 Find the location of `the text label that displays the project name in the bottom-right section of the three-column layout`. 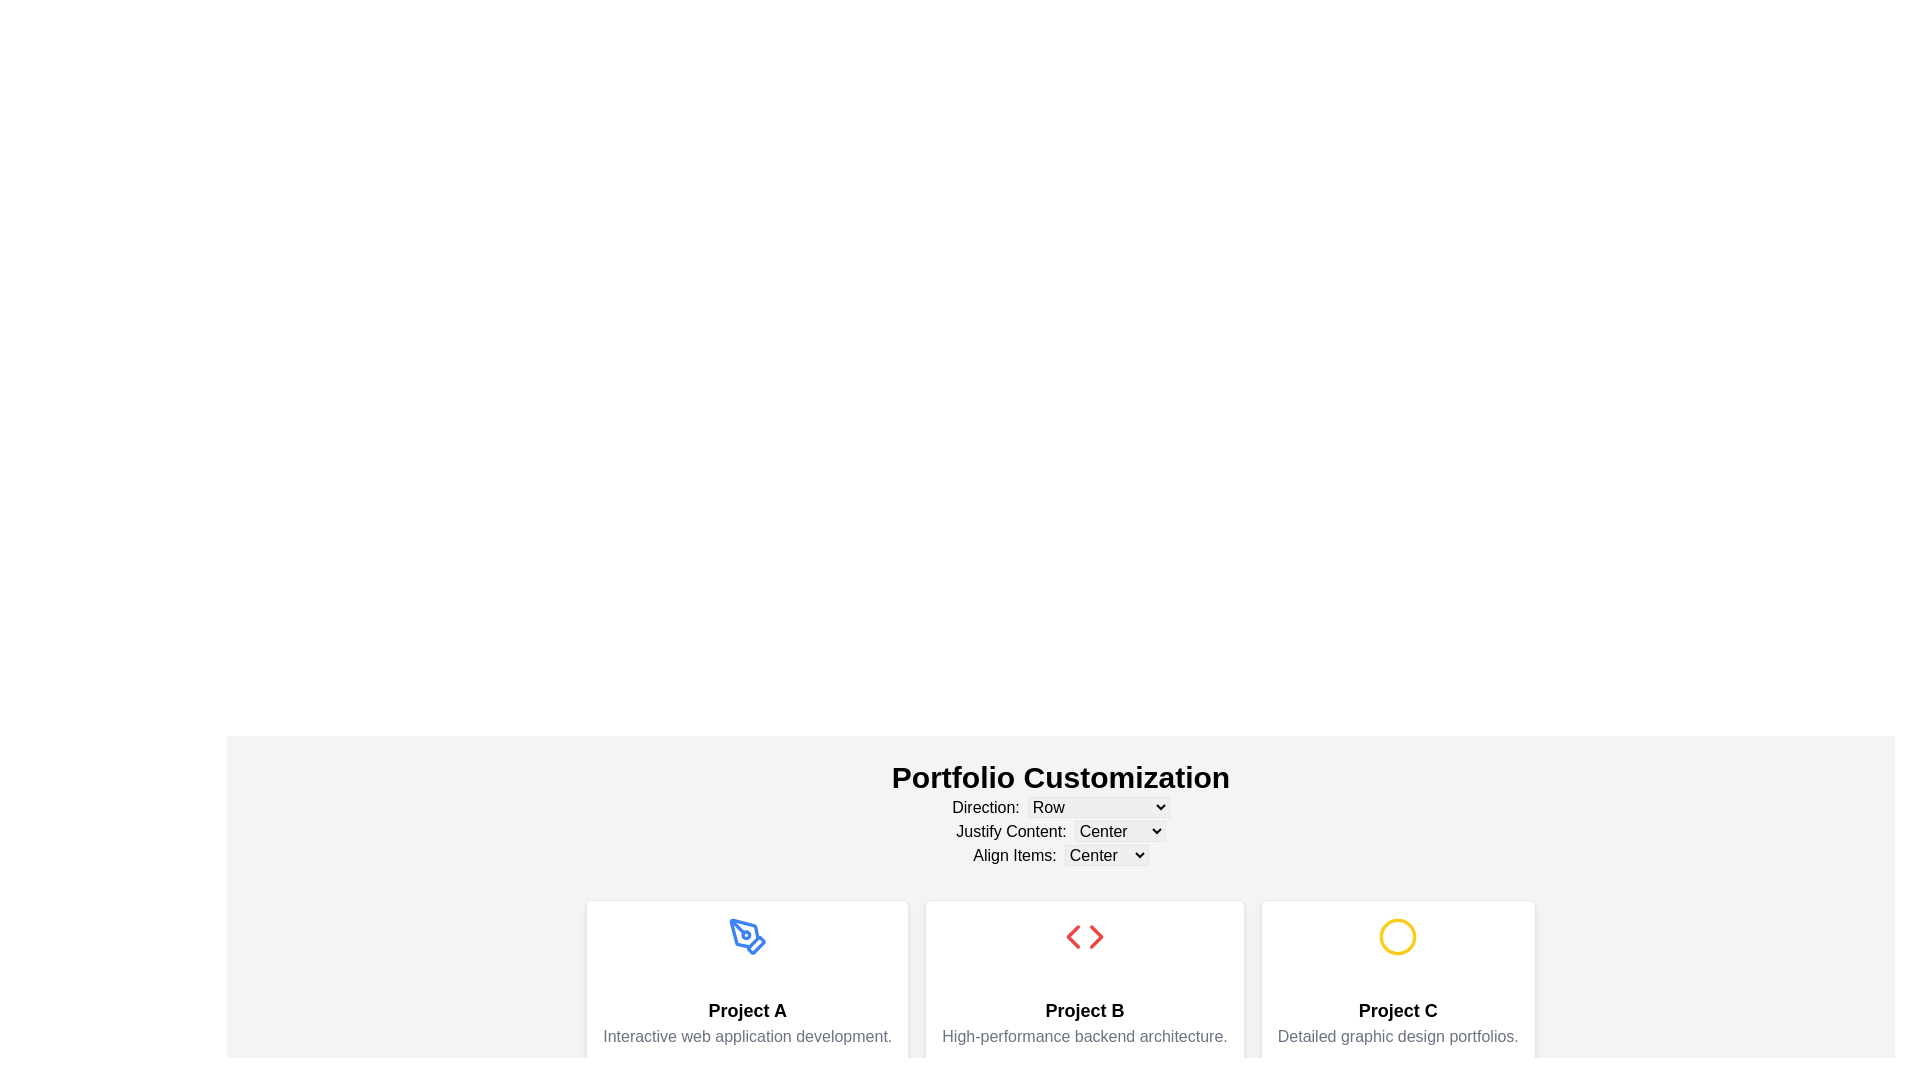

the text label that displays the project name in the bottom-right section of the three-column layout is located at coordinates (1397, 1010).